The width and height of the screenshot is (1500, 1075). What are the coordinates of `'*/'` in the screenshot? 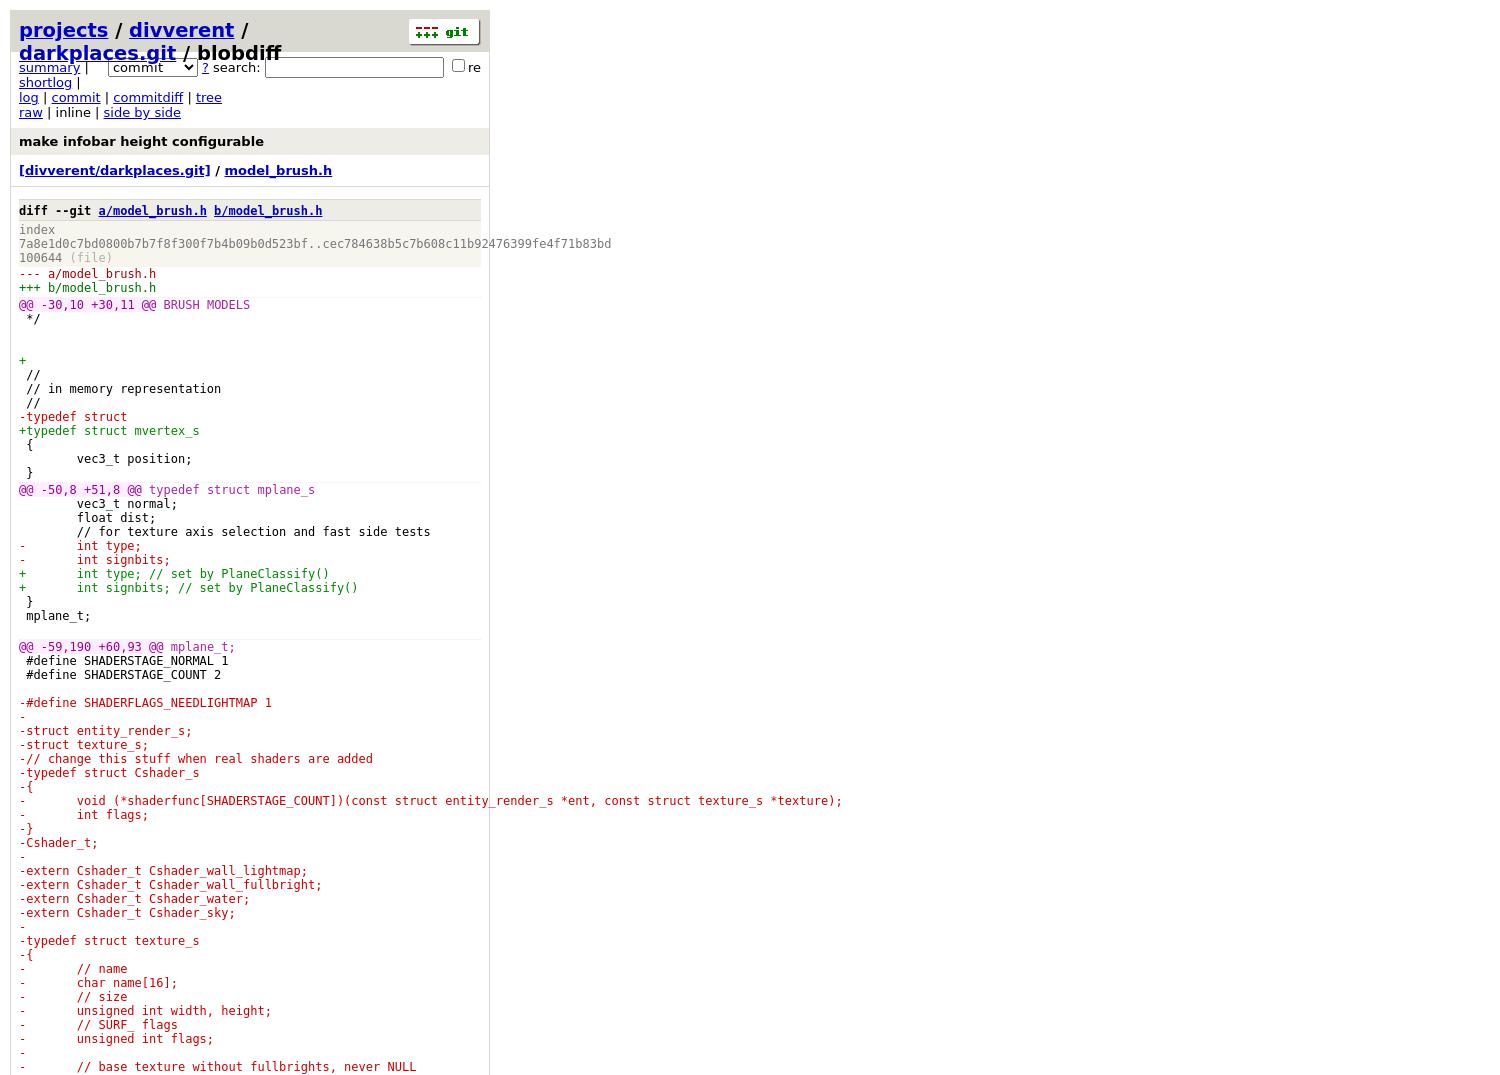 It's located at (29, 317).